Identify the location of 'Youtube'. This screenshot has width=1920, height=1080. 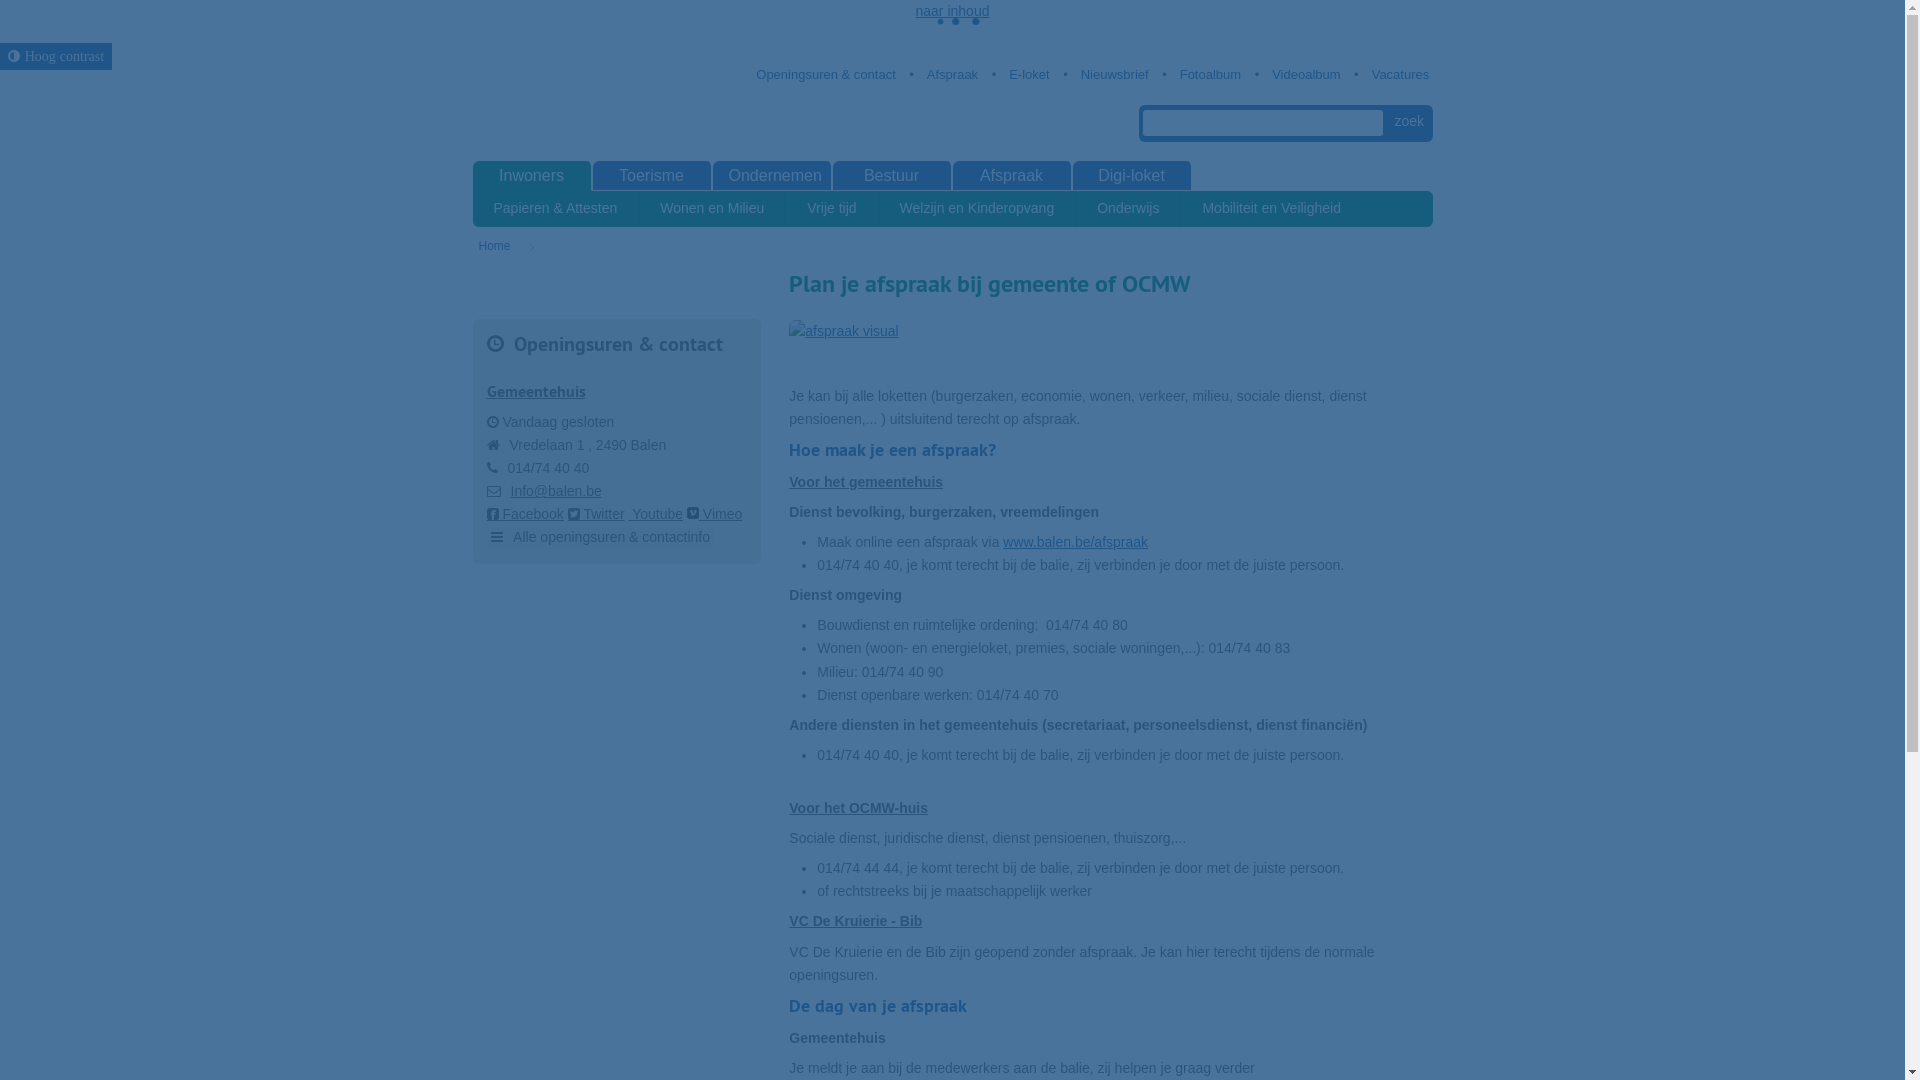
(656, 512).